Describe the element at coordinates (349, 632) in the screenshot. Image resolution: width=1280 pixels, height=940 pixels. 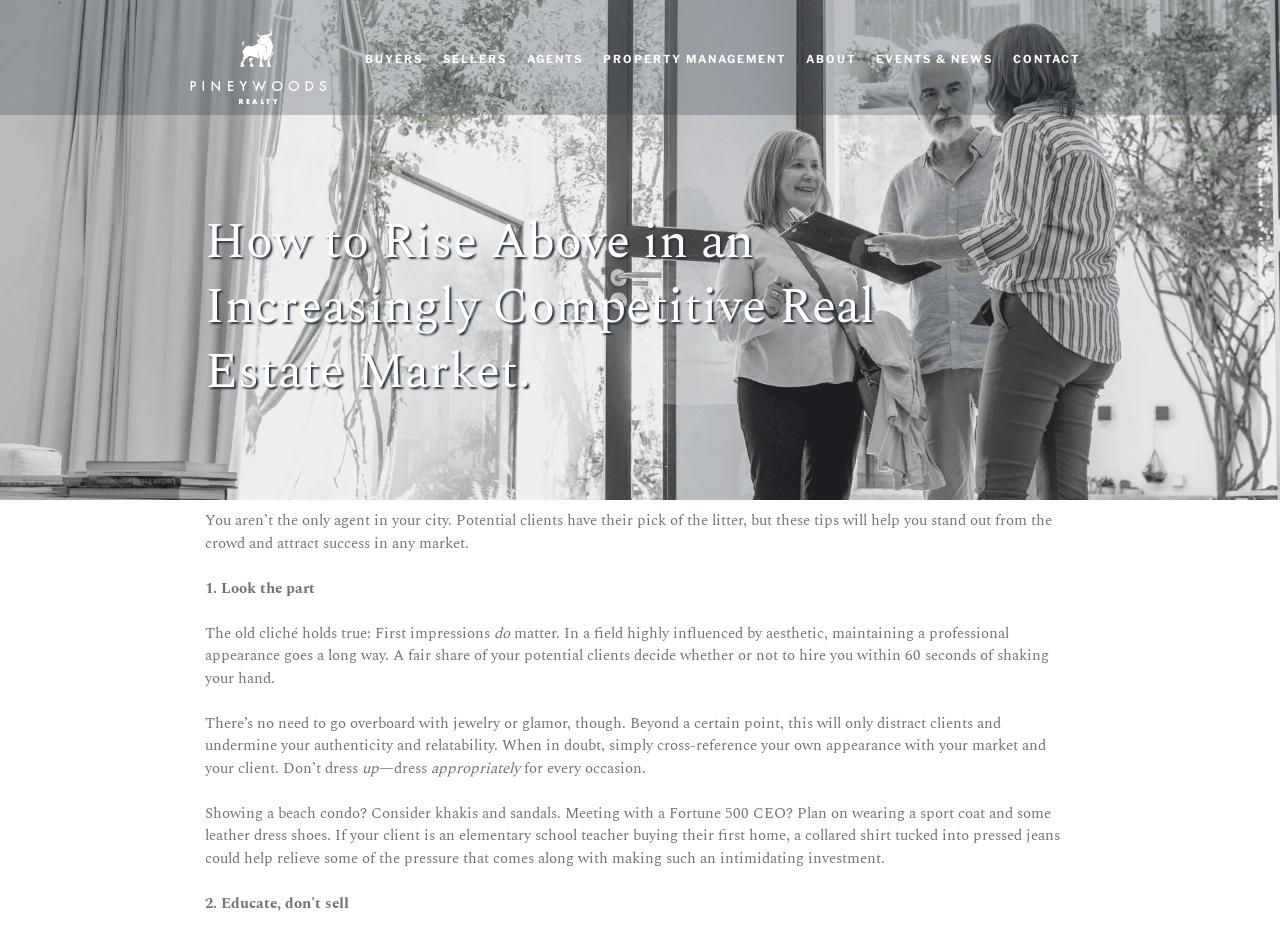
I see `'The old cliché holds true: First impressions'` at that location.